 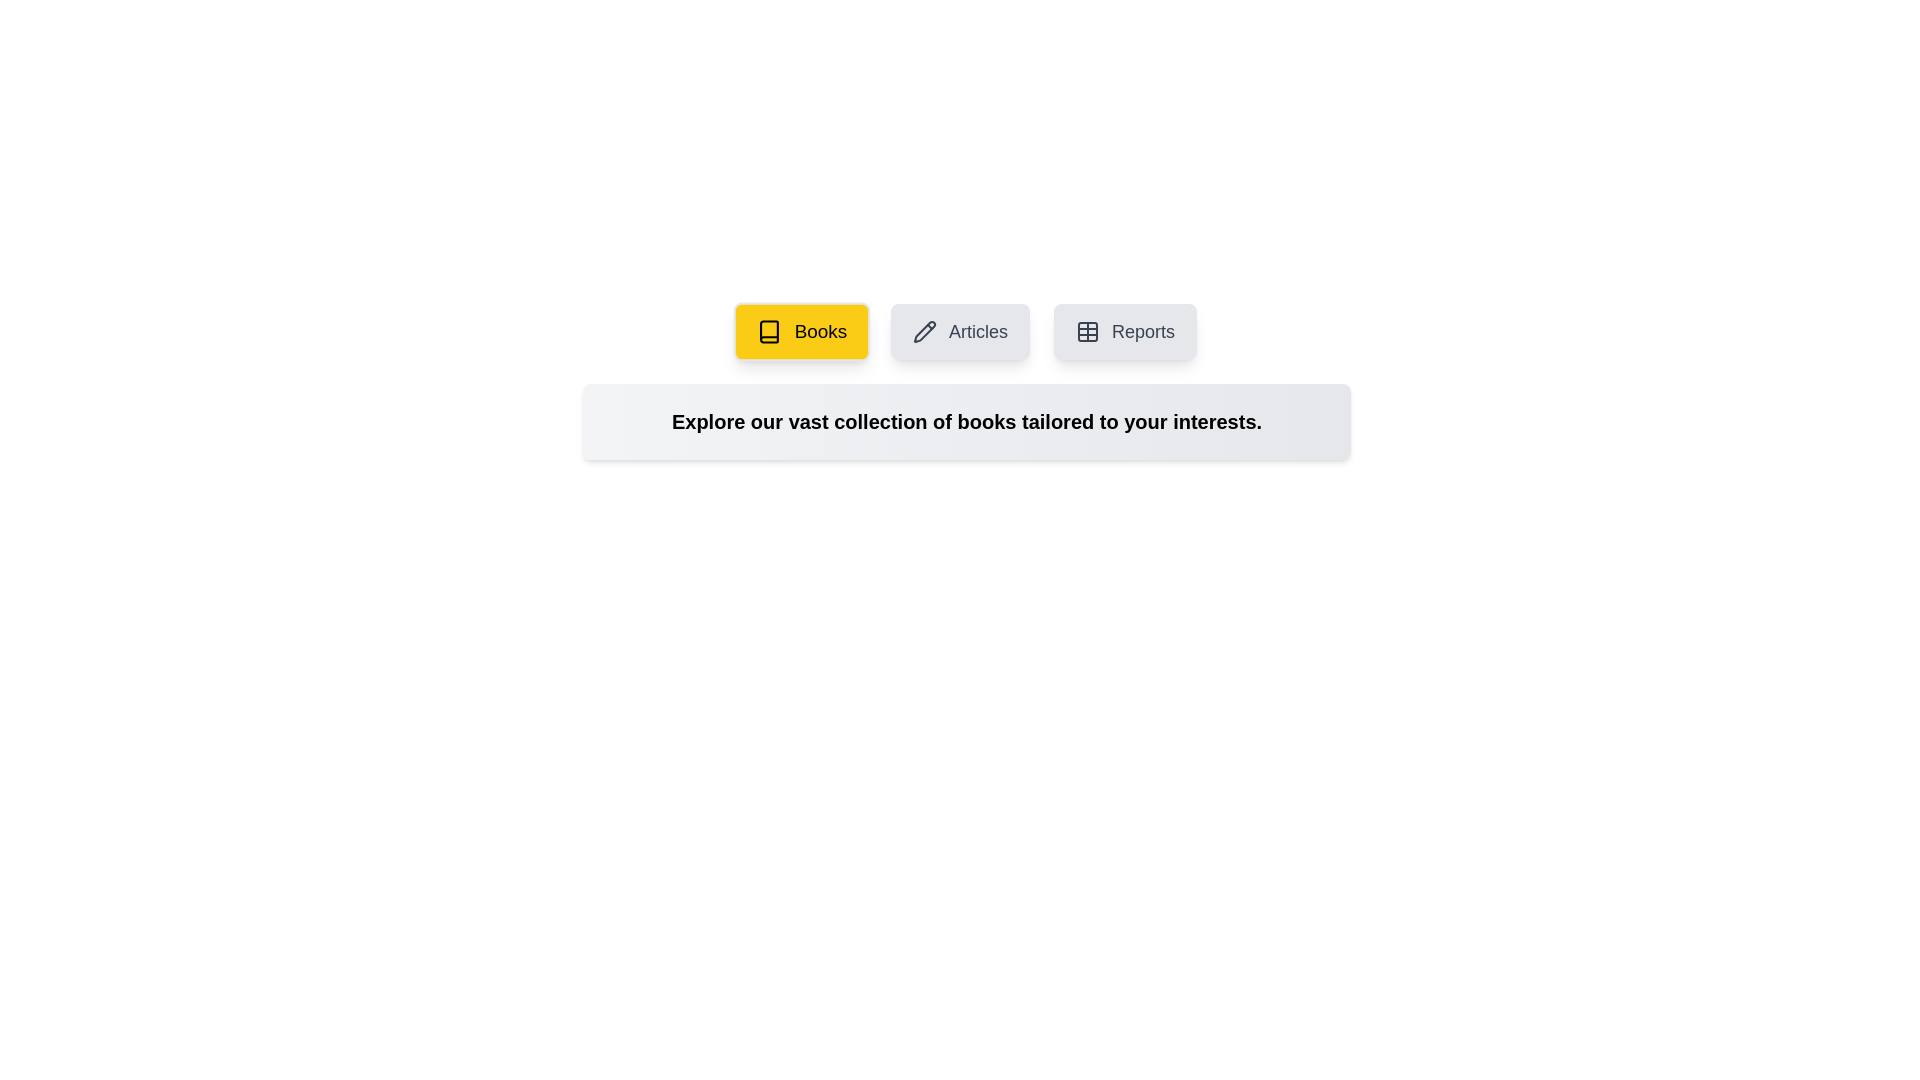 I want to click on the 'Books' text element, which is displayed in bold black font within a bright yellow rectangular button, located in the top center of the interface, so click(x=820, y=330).